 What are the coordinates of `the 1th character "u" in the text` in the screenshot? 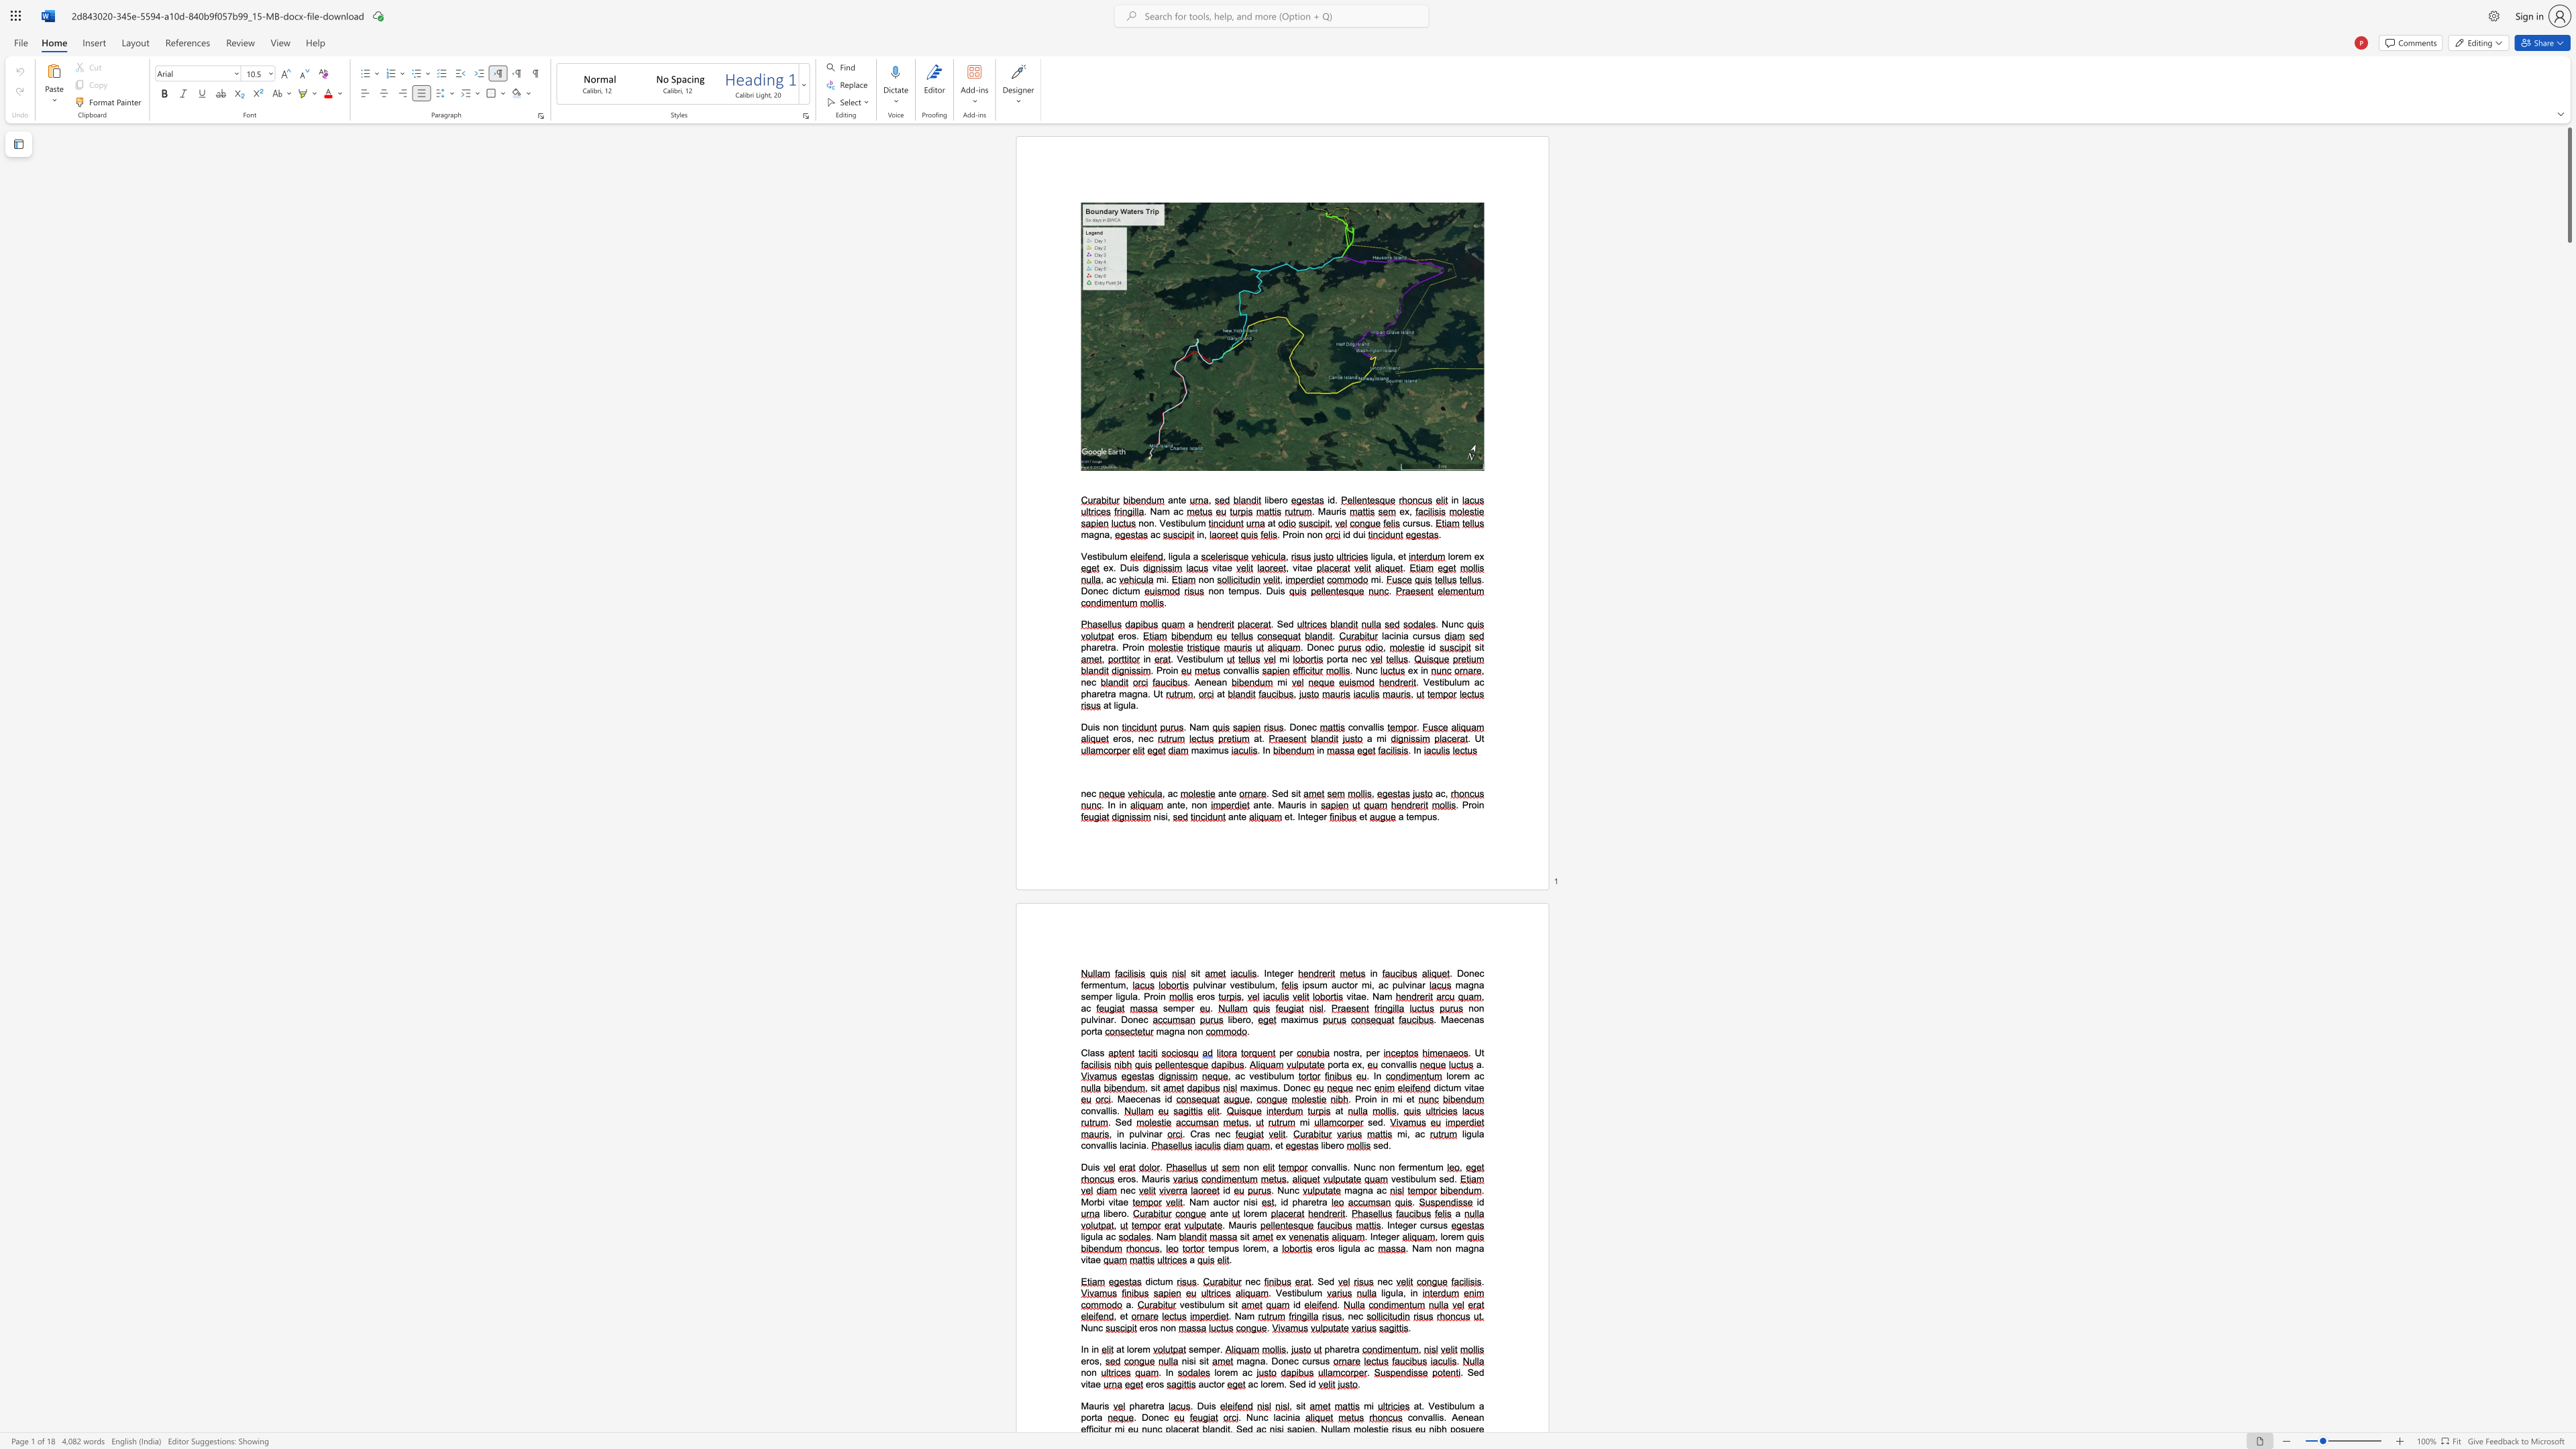 It's located at (1207, 1305).